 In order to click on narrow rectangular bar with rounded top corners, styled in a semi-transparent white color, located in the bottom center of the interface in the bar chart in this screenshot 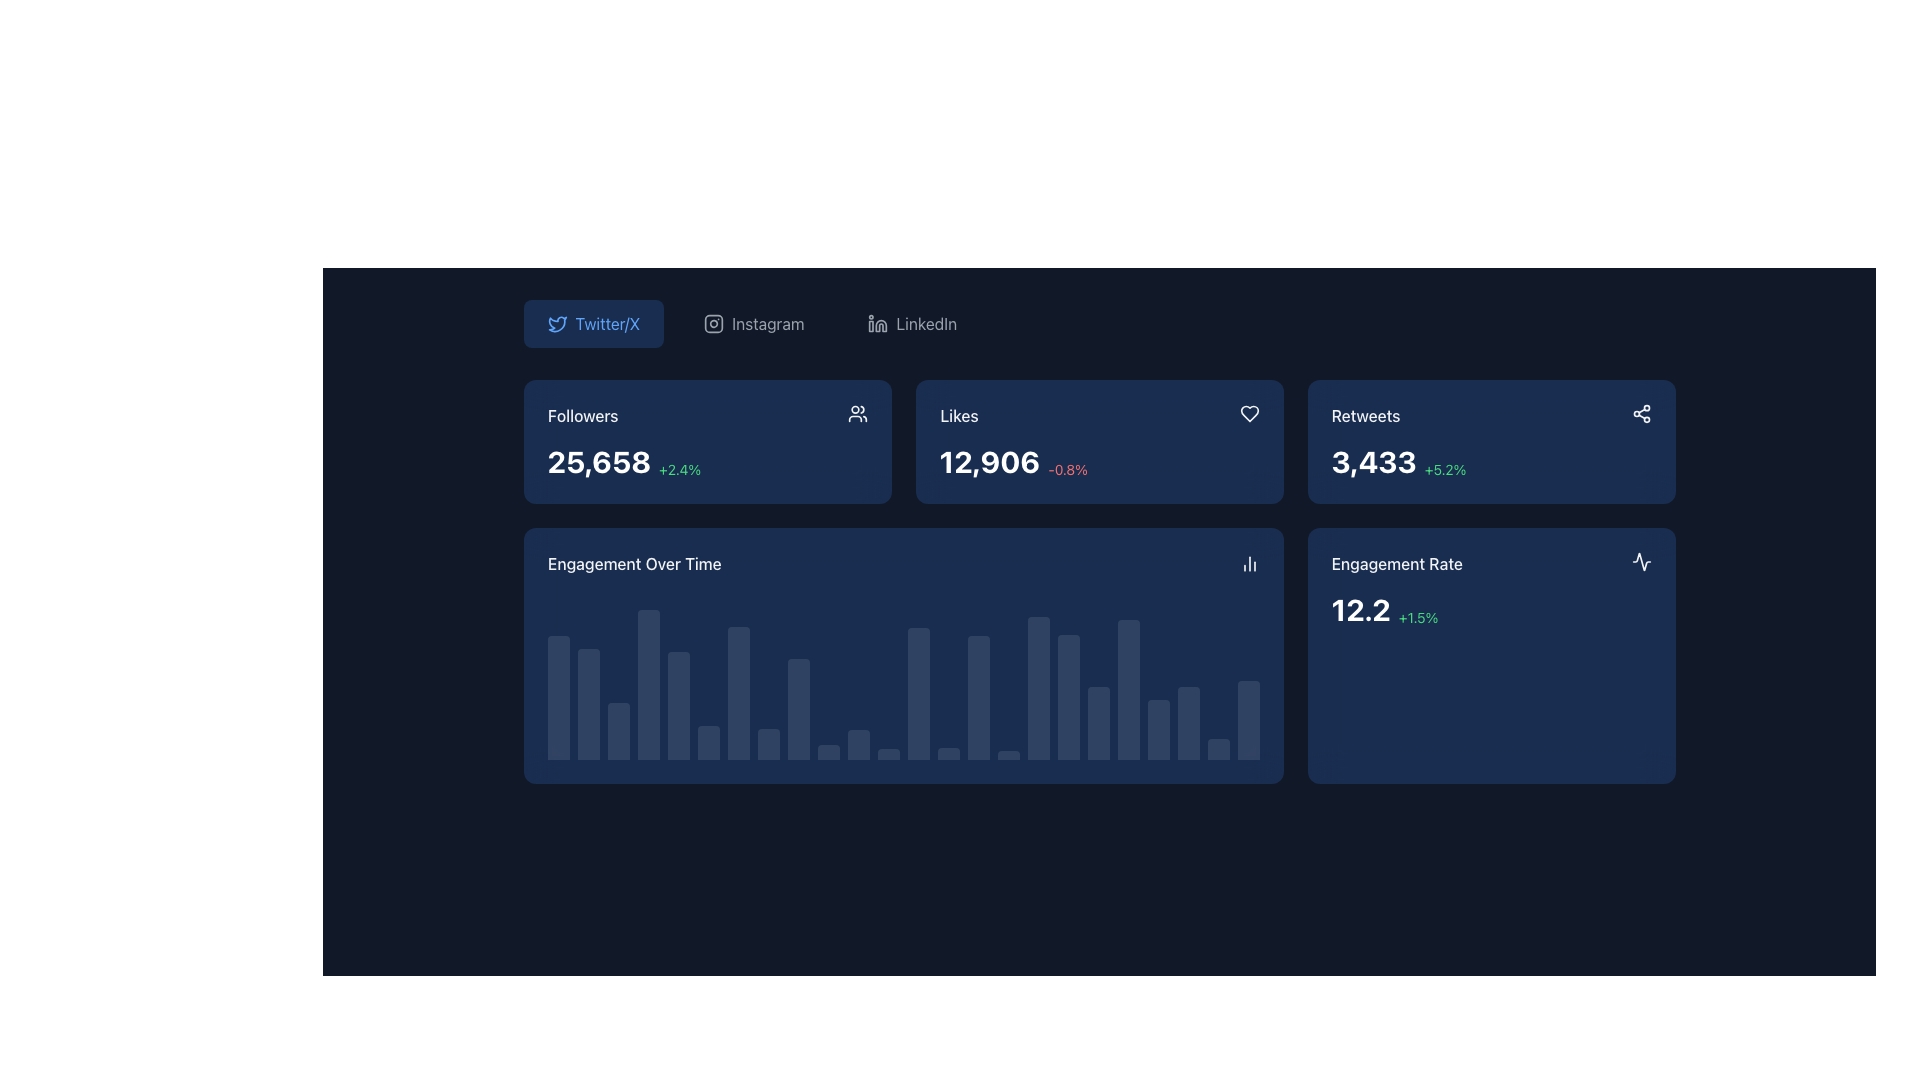, I will do `click(947, 753)`.